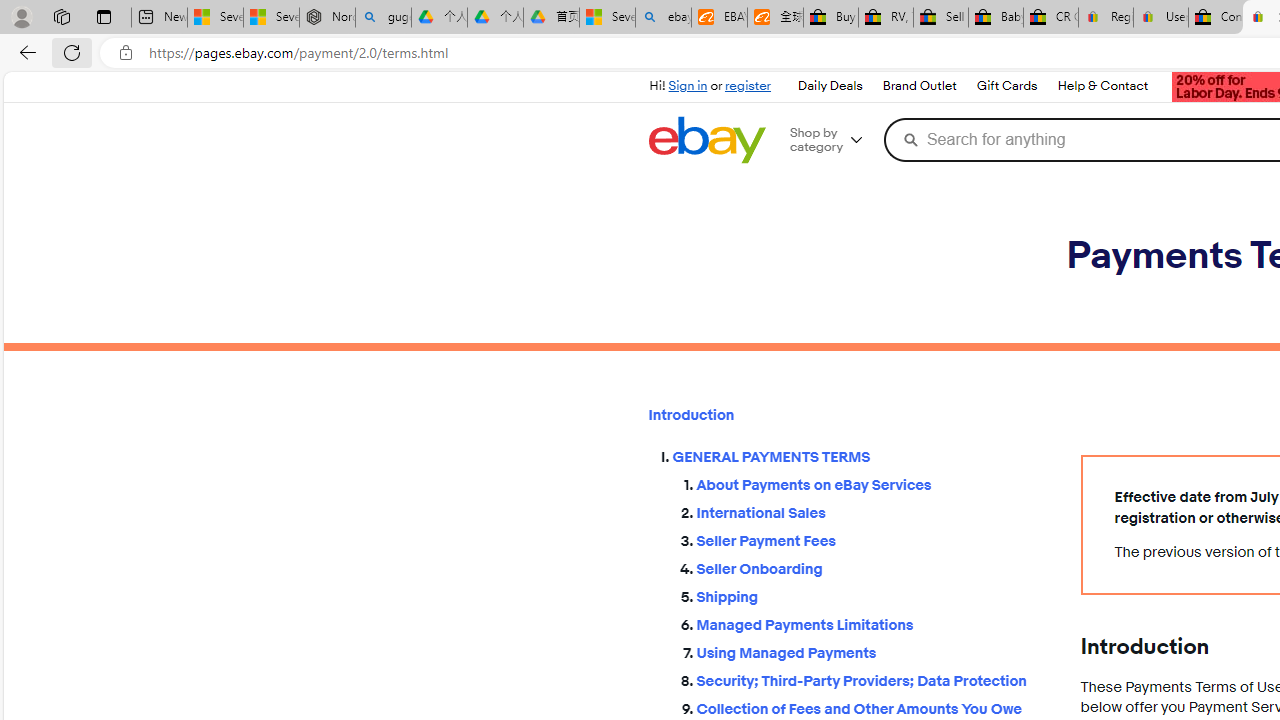 The height and width of the screenshot is (720, 1280). What do you see at coordinates (872, 485) in the screenshot?
I see `'About Payments on eBay Services'` at bounding box center [872, 485].